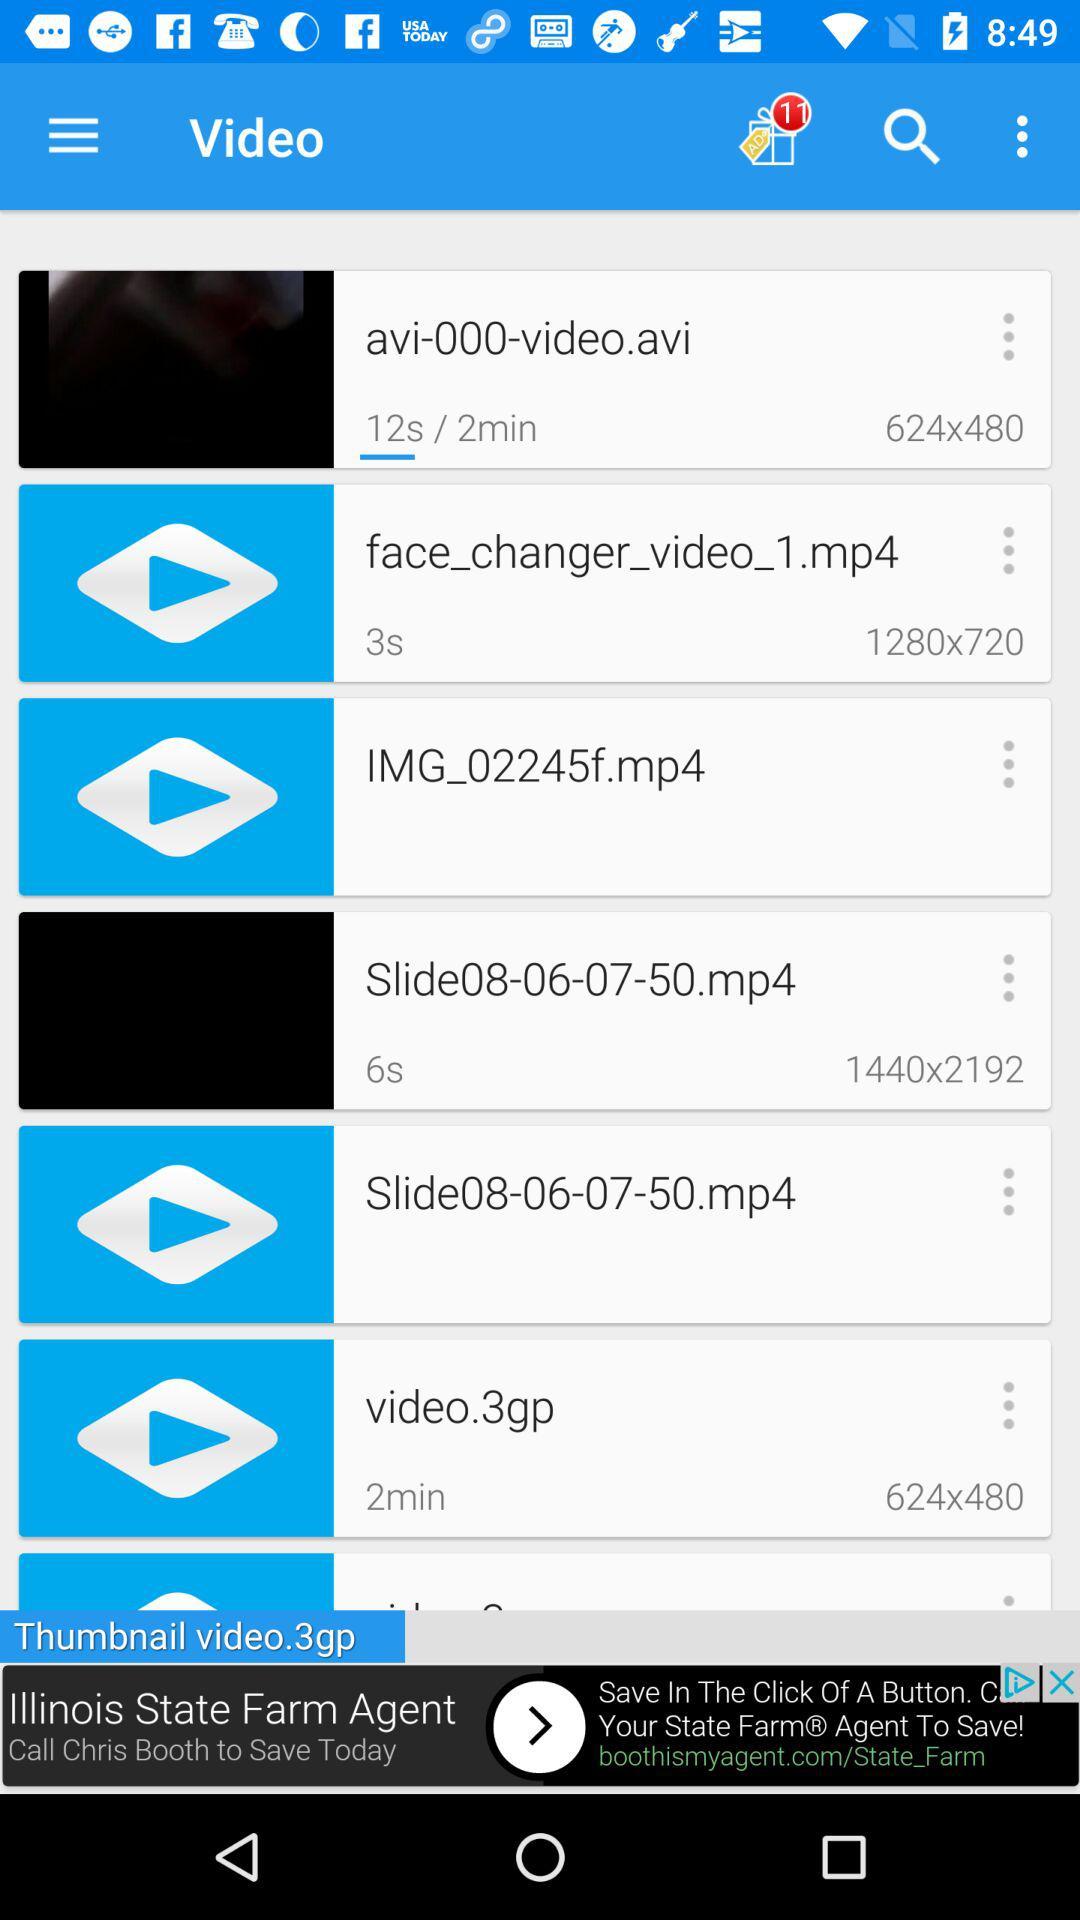 Image resolution: width=1080 pixels, height=1920 pixels. I want to click on advertisement bar, so click(540, 1727).